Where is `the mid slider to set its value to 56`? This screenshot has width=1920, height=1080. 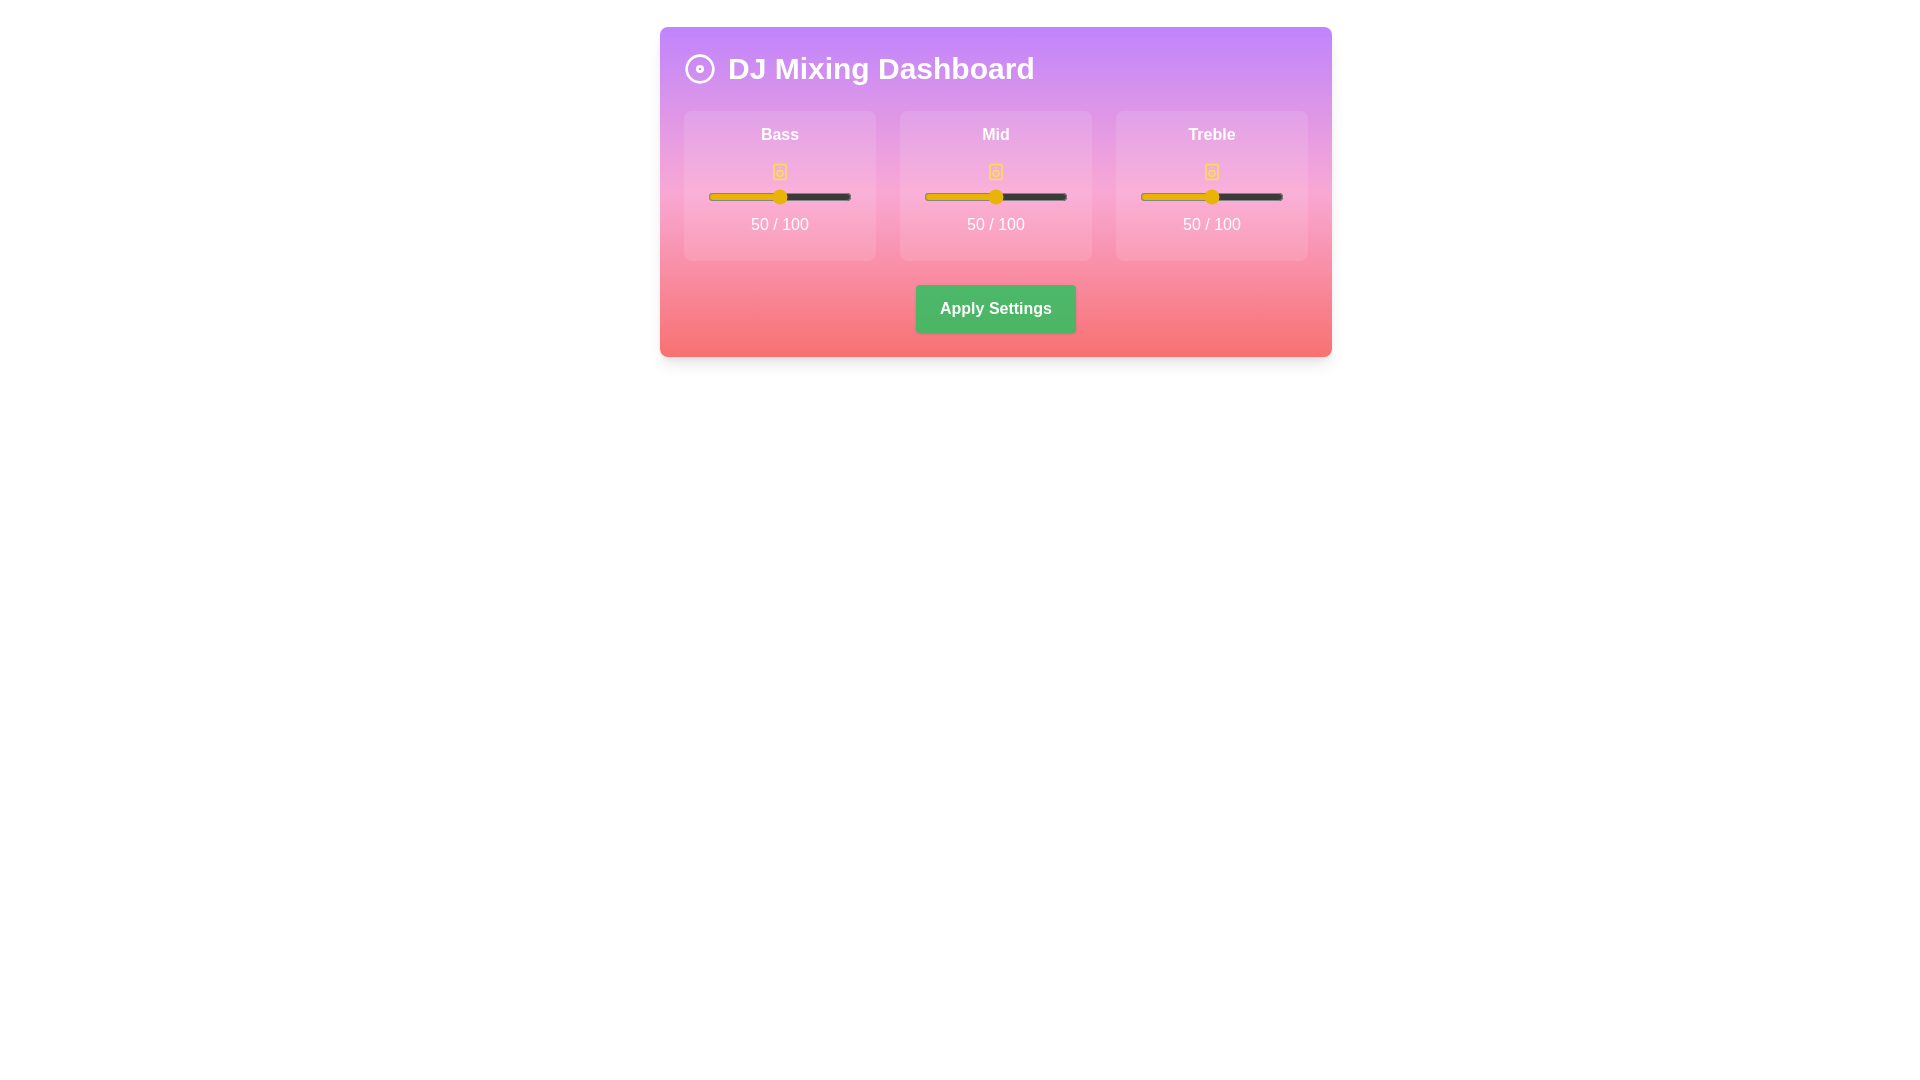
the mid slider to set its value to 56 is located at coordinates (1004, 196).